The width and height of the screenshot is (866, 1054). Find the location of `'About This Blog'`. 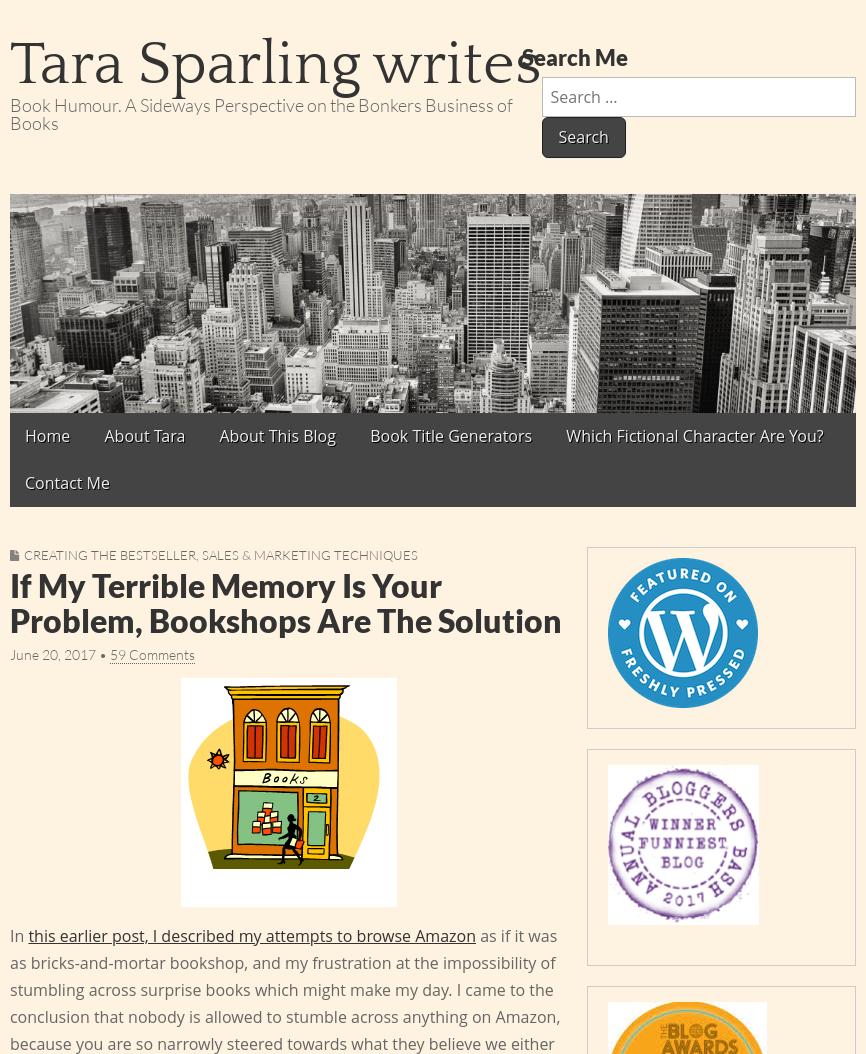

'About This Blog' is located at coordinates (218, 434).